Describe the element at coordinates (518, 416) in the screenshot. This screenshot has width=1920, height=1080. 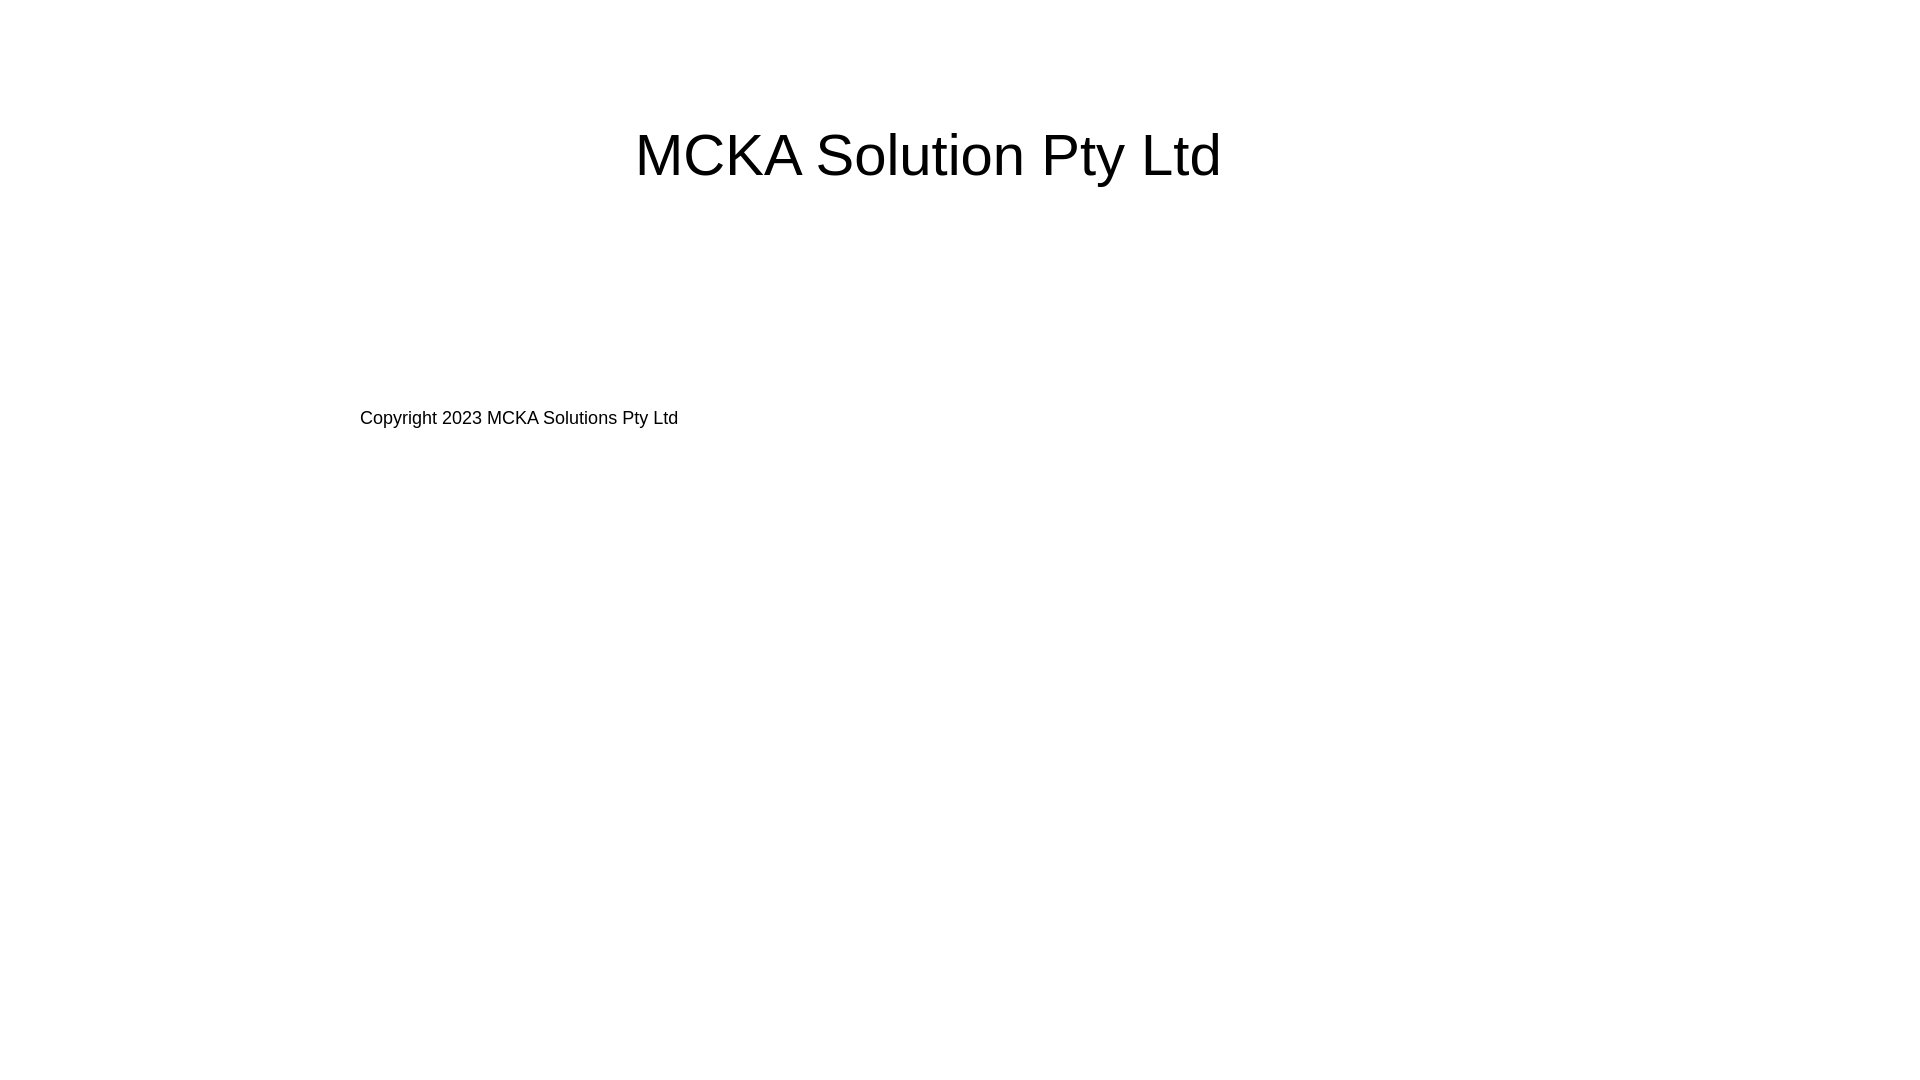
I see `'Copyright 2023 MCKA Solutions Pty Ltd'` at that location.